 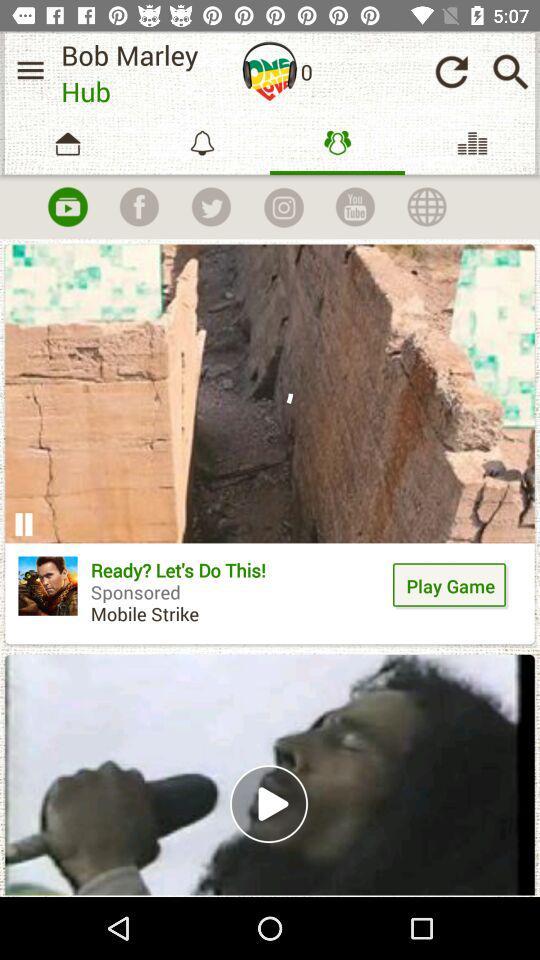 What do you see at coordinates (270, 71) in the screenshot?
I see `item to the right of bob marley item` at bounding box center [270, 71].